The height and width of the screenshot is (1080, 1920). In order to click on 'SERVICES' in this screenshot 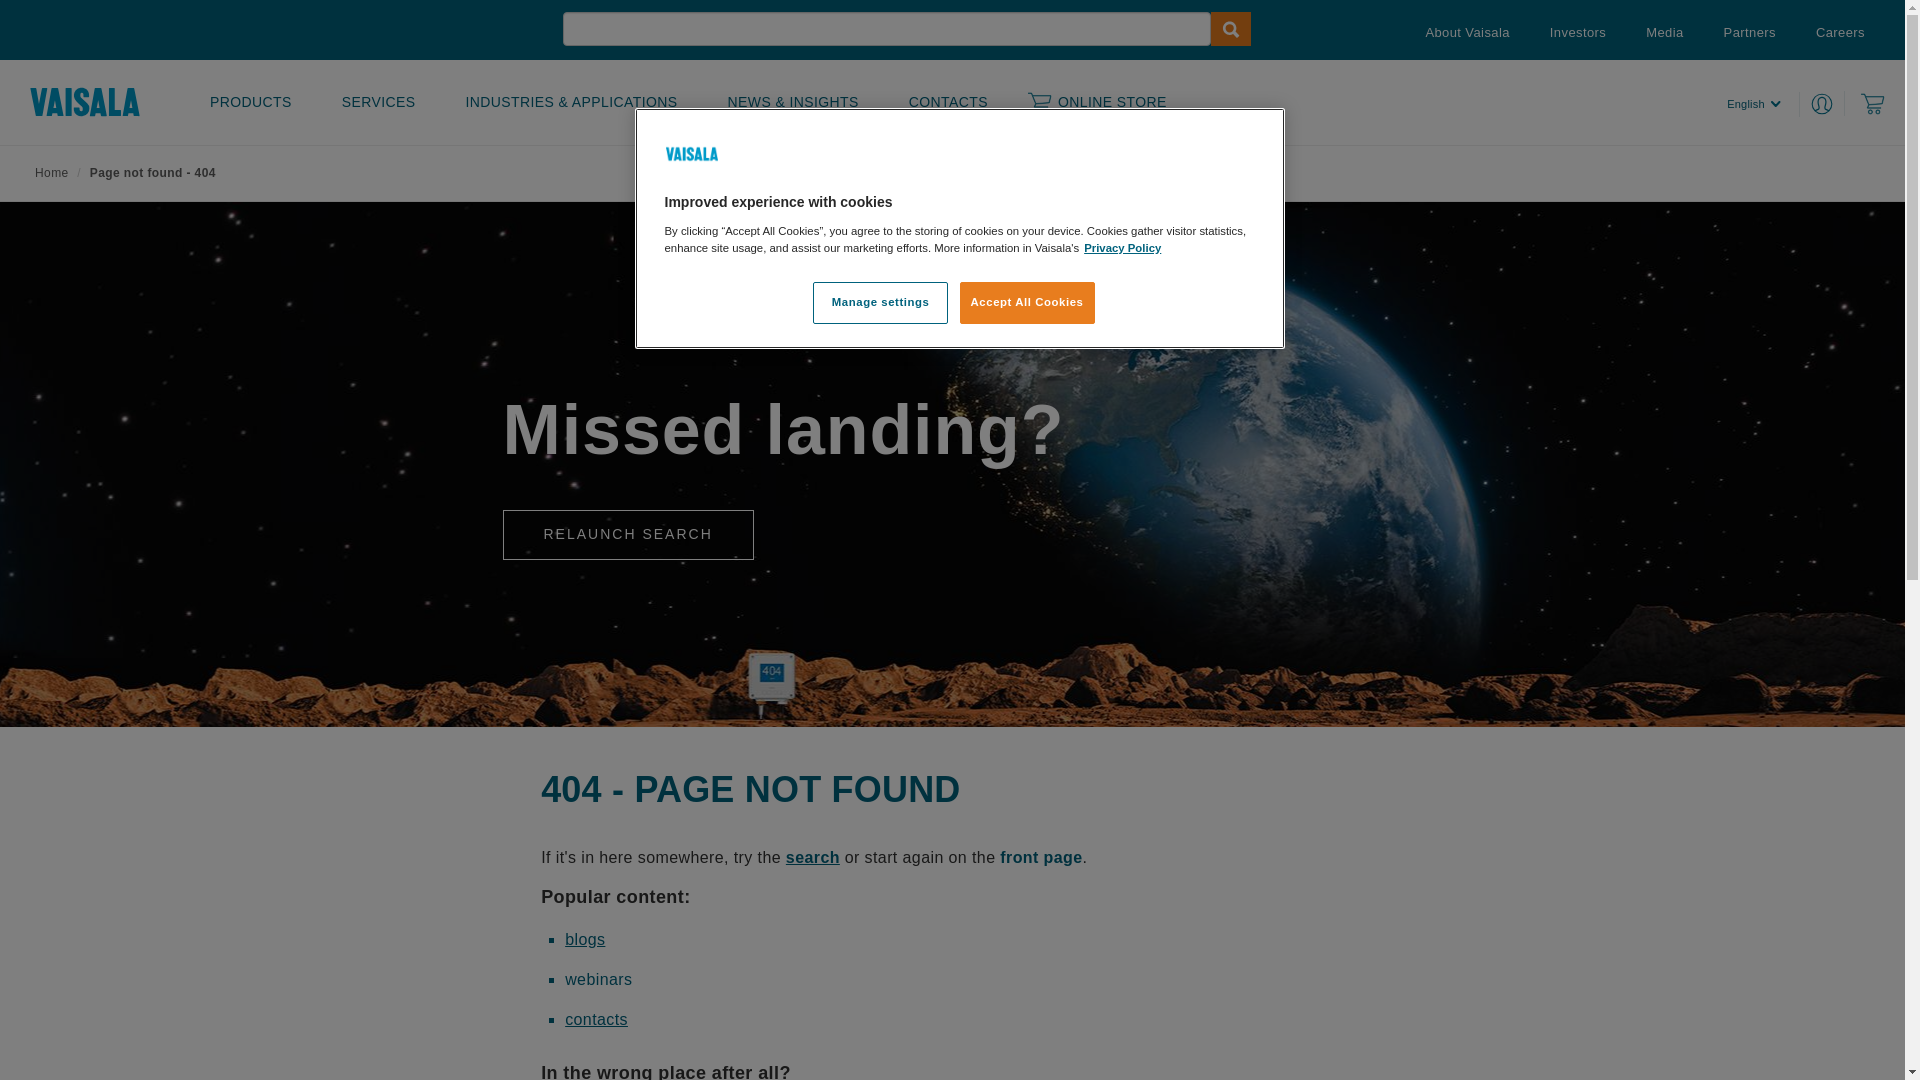, I will do `click(379, 102)`.